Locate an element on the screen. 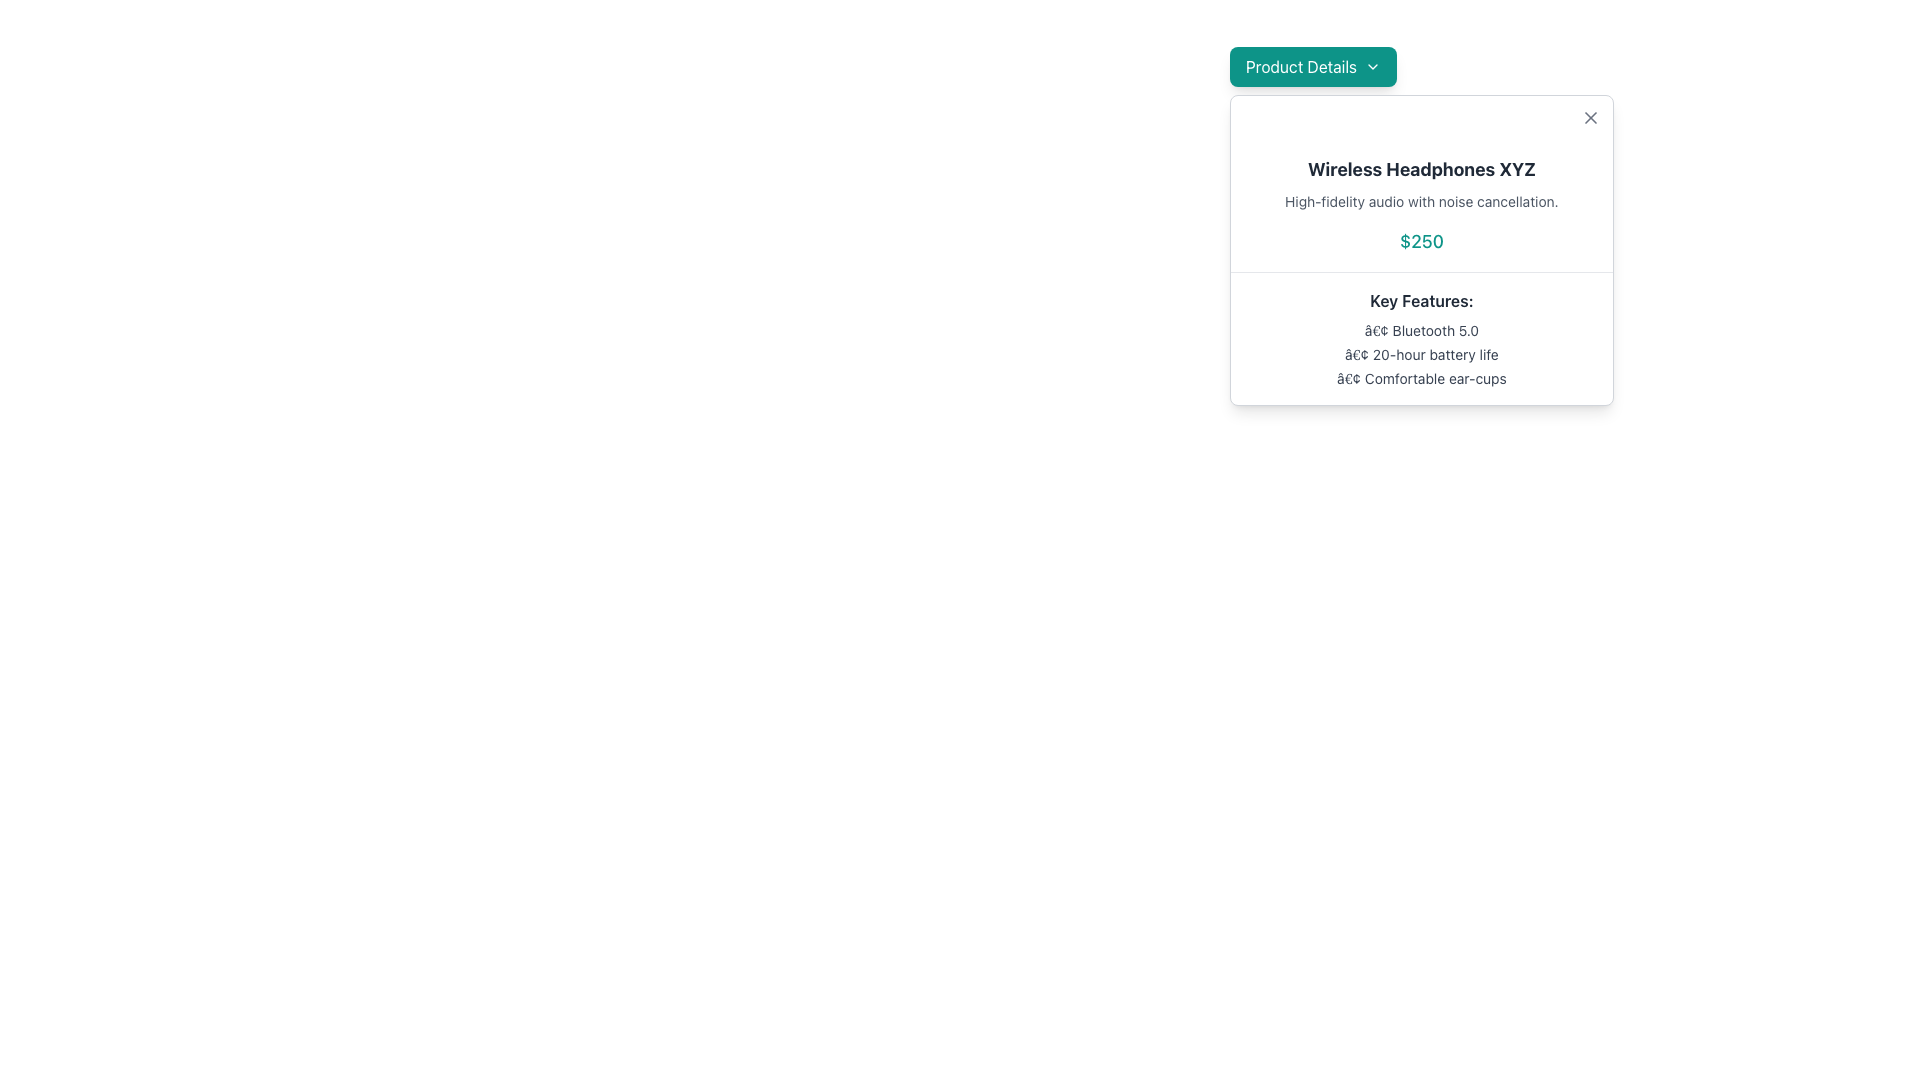  the Text Label that introduces the bulleted list of features, positioned below the price information in the product details card is located at coordinates (1420, 300).